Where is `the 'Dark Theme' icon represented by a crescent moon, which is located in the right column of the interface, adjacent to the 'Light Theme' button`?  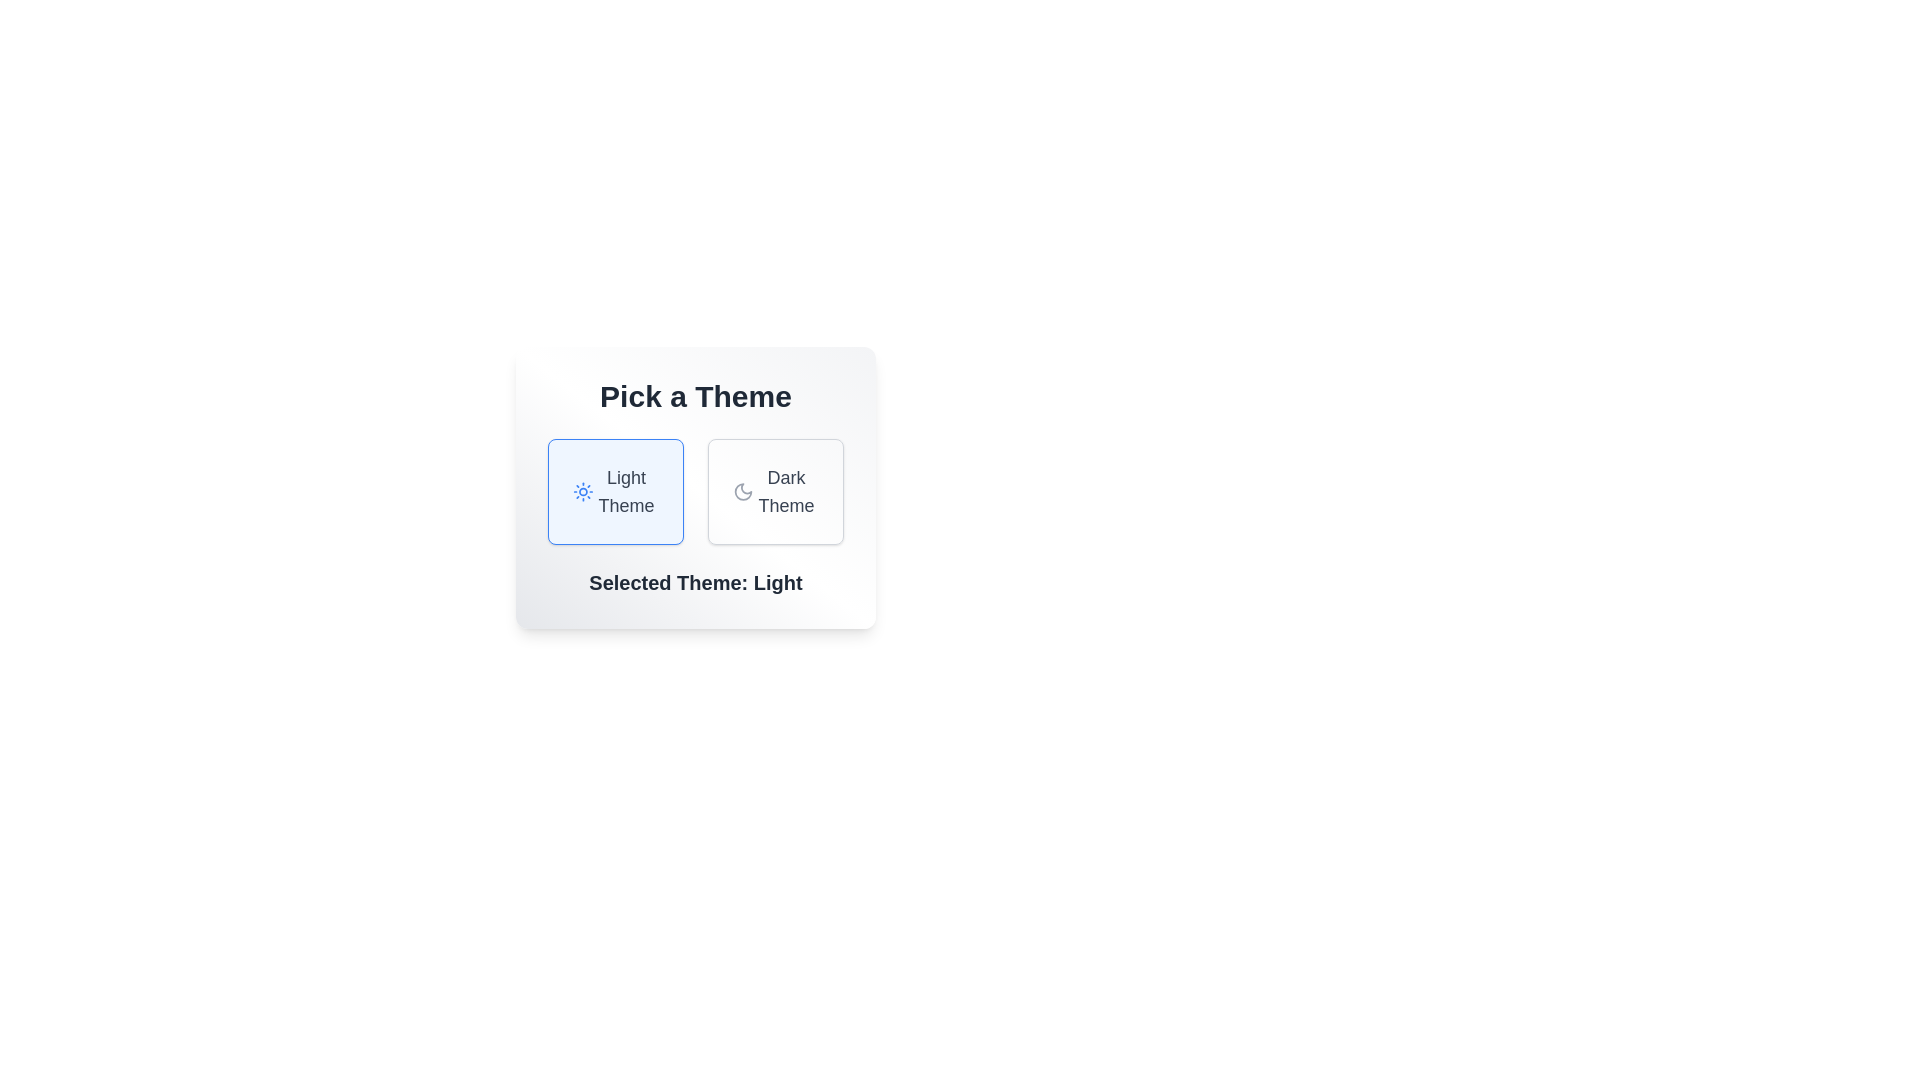
the 'Dark Theme' icon represented by a crescent moon, which is located in the right column of the interface, adjacent to the 'Light Theme' button is located at coordinates (742, 492).